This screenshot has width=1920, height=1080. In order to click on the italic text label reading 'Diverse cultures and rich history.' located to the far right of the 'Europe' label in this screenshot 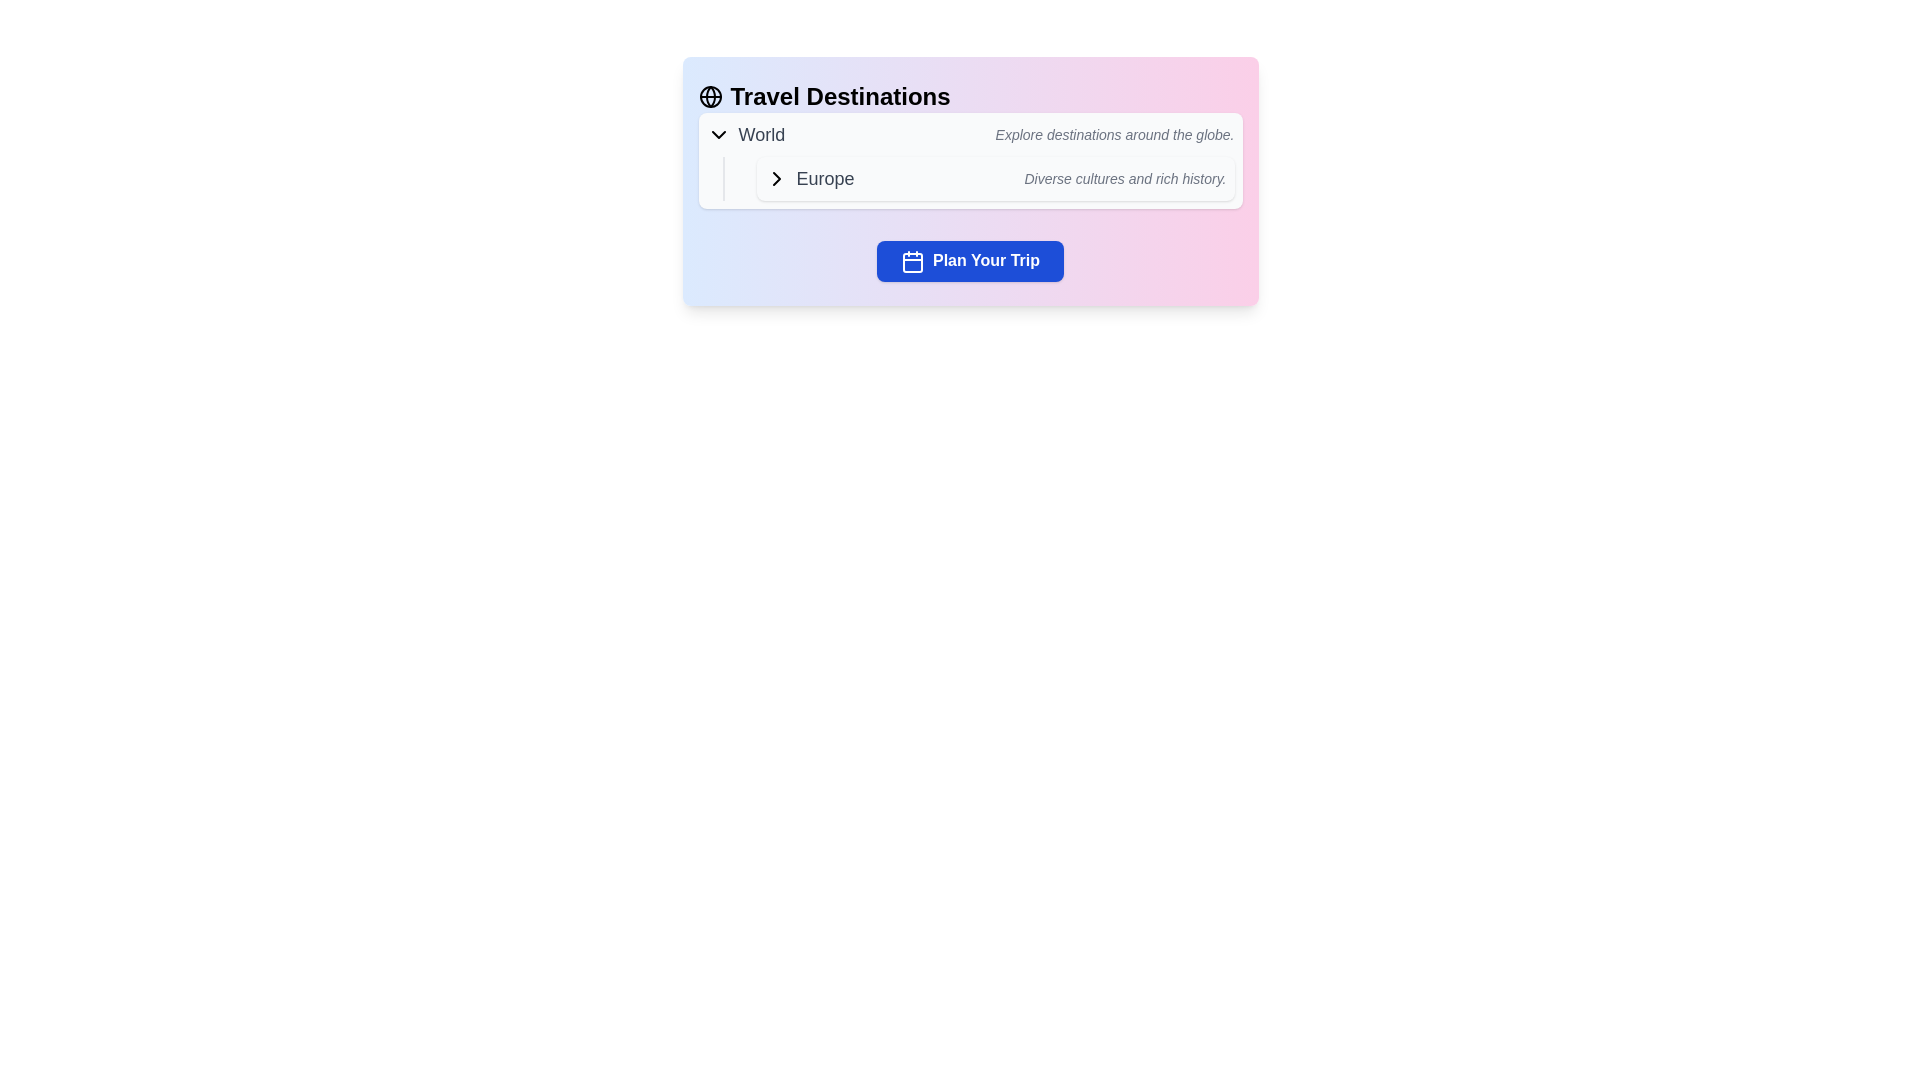, I will do `click(1125, 177)`.